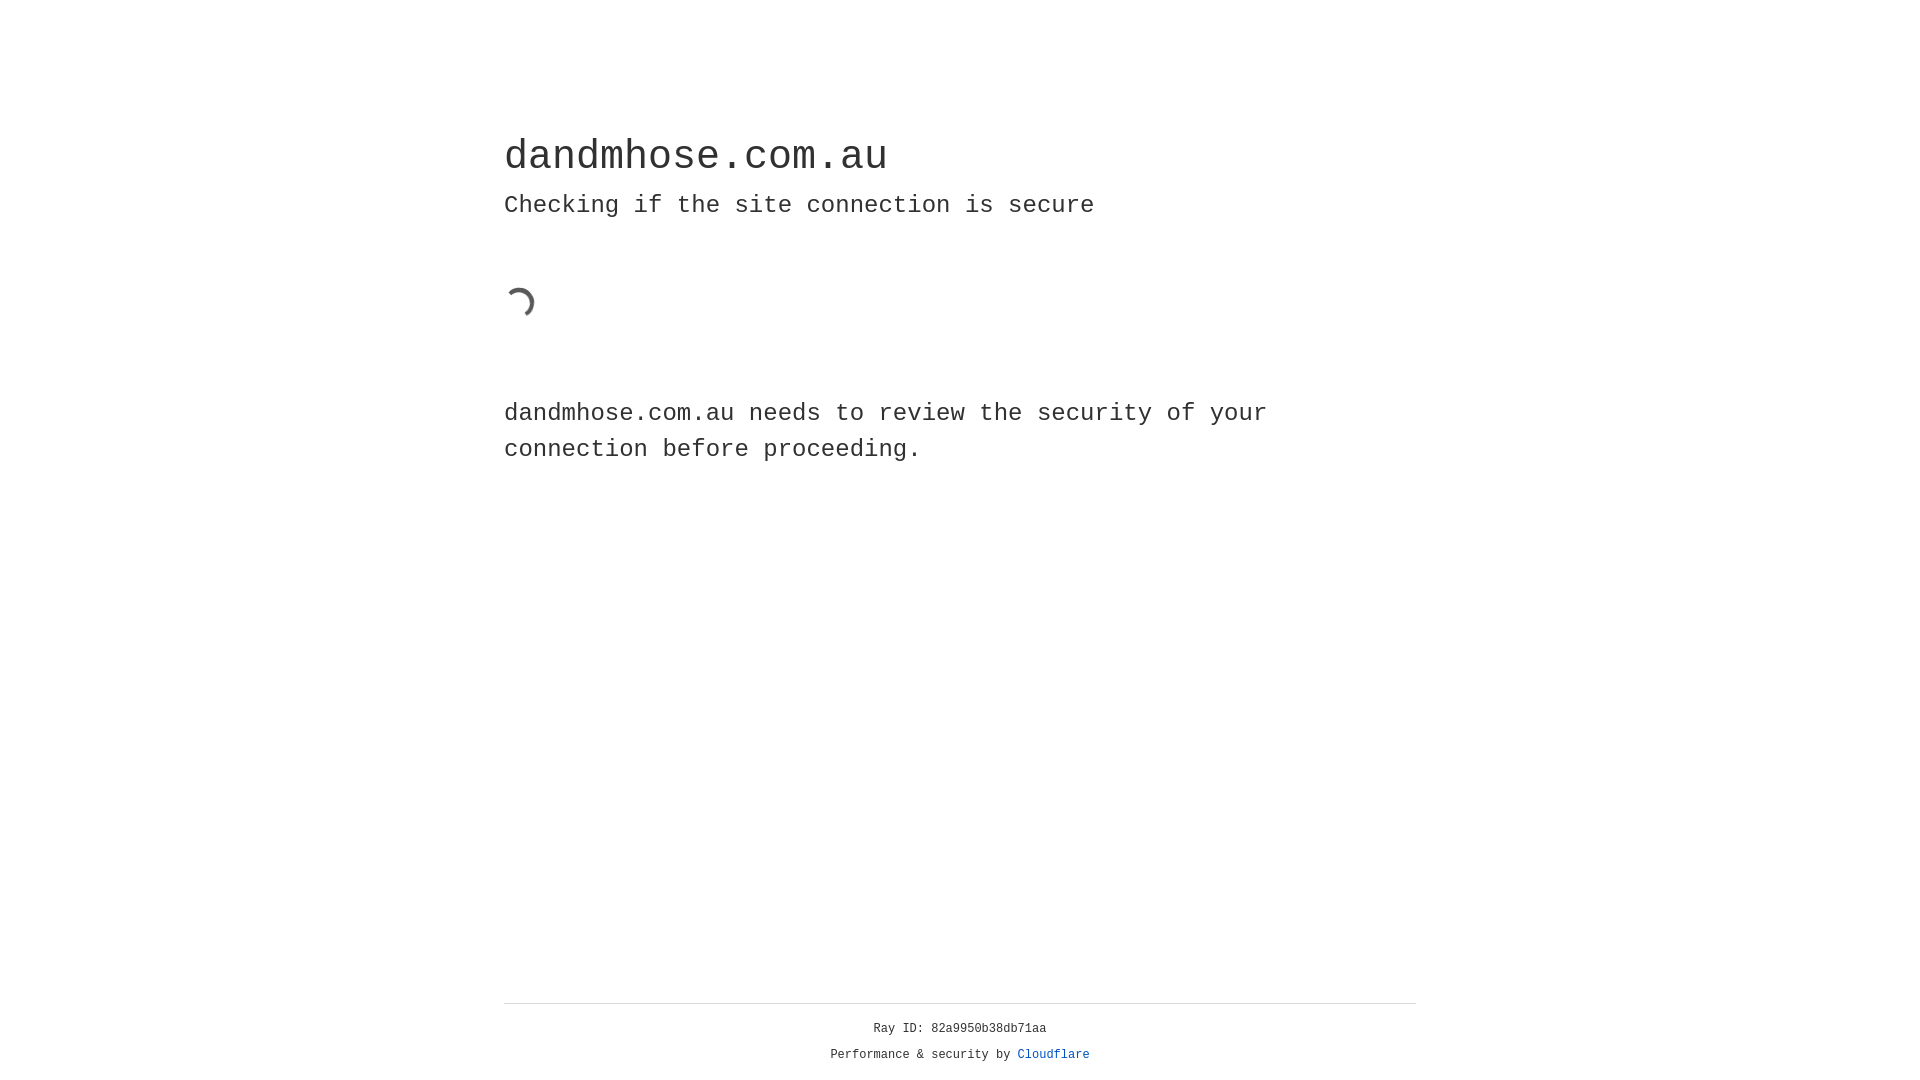  Describe the element at coordinates (1017, 1054) in the screenshot. I see `'Cloudflare'` at that location.